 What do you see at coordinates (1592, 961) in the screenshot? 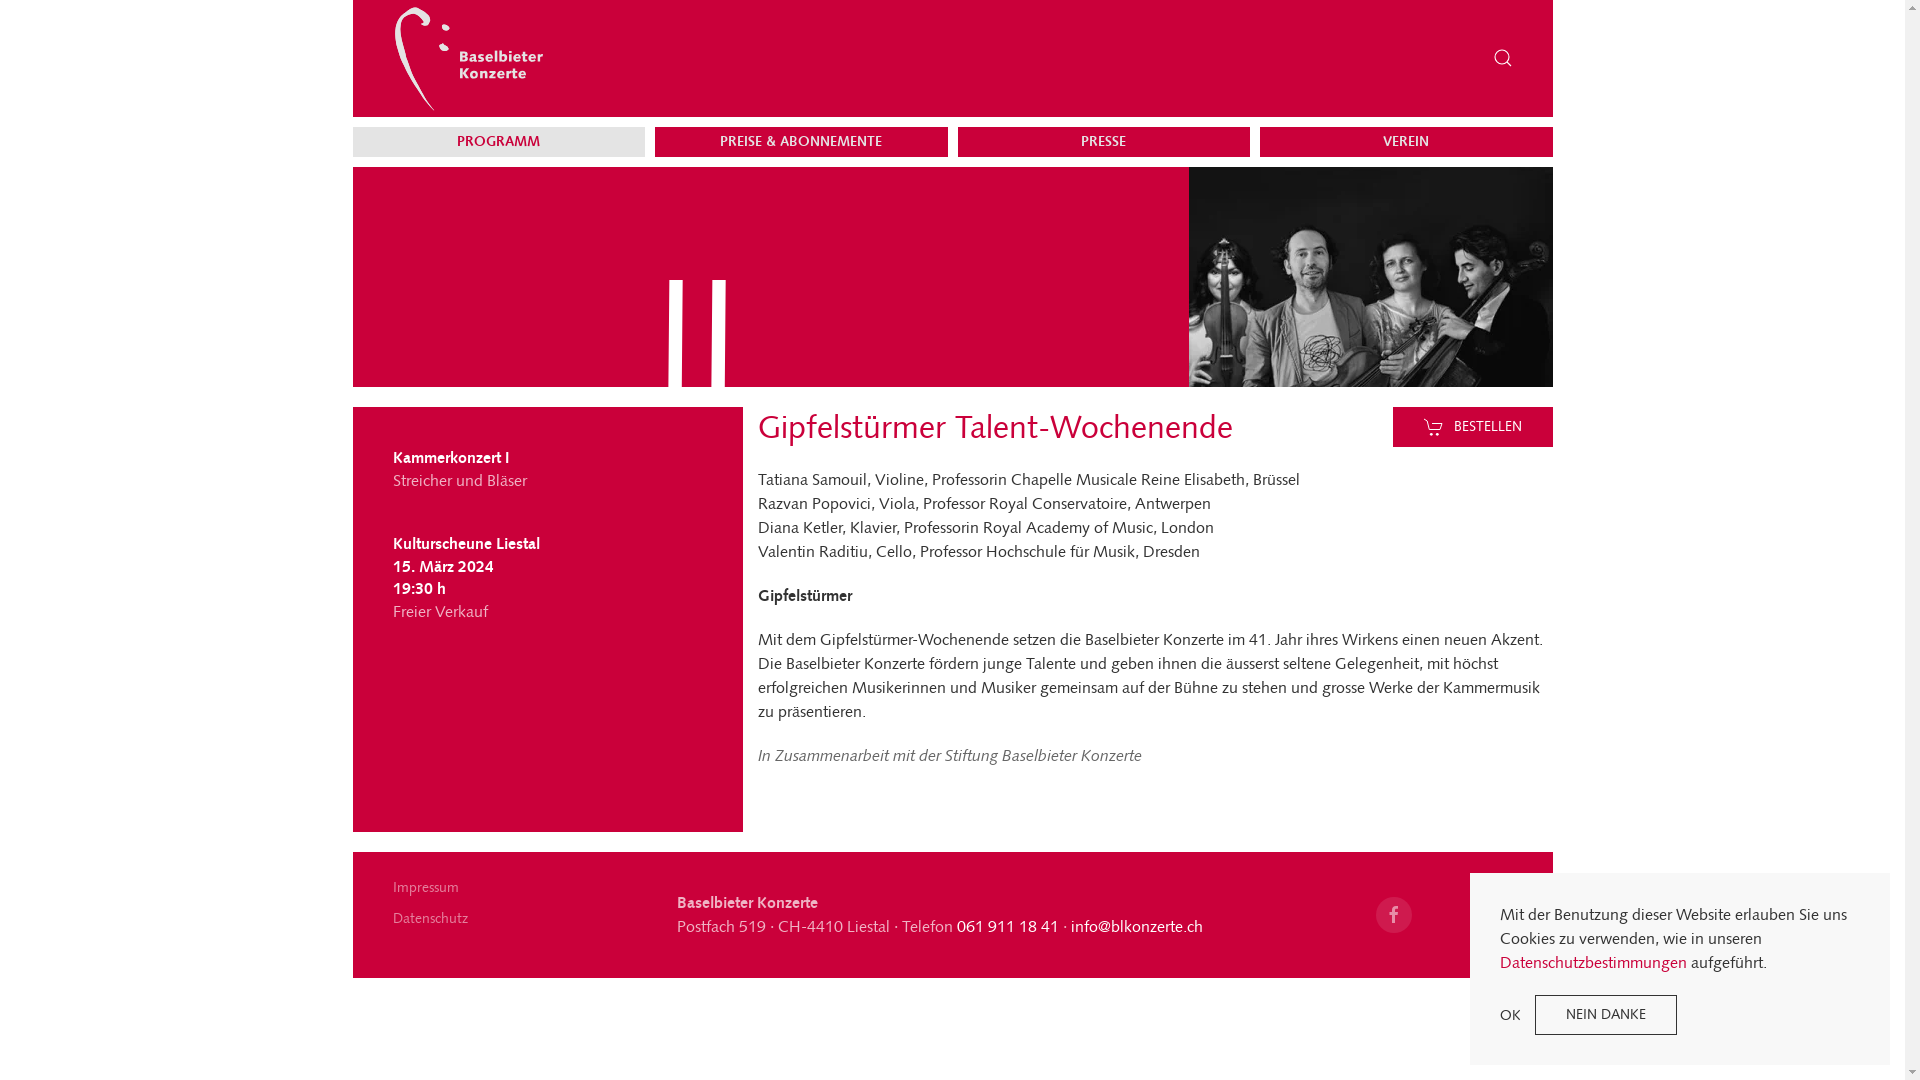
I see `'Datenschutzbestimmungen'` at bounding box center [1592, 961].